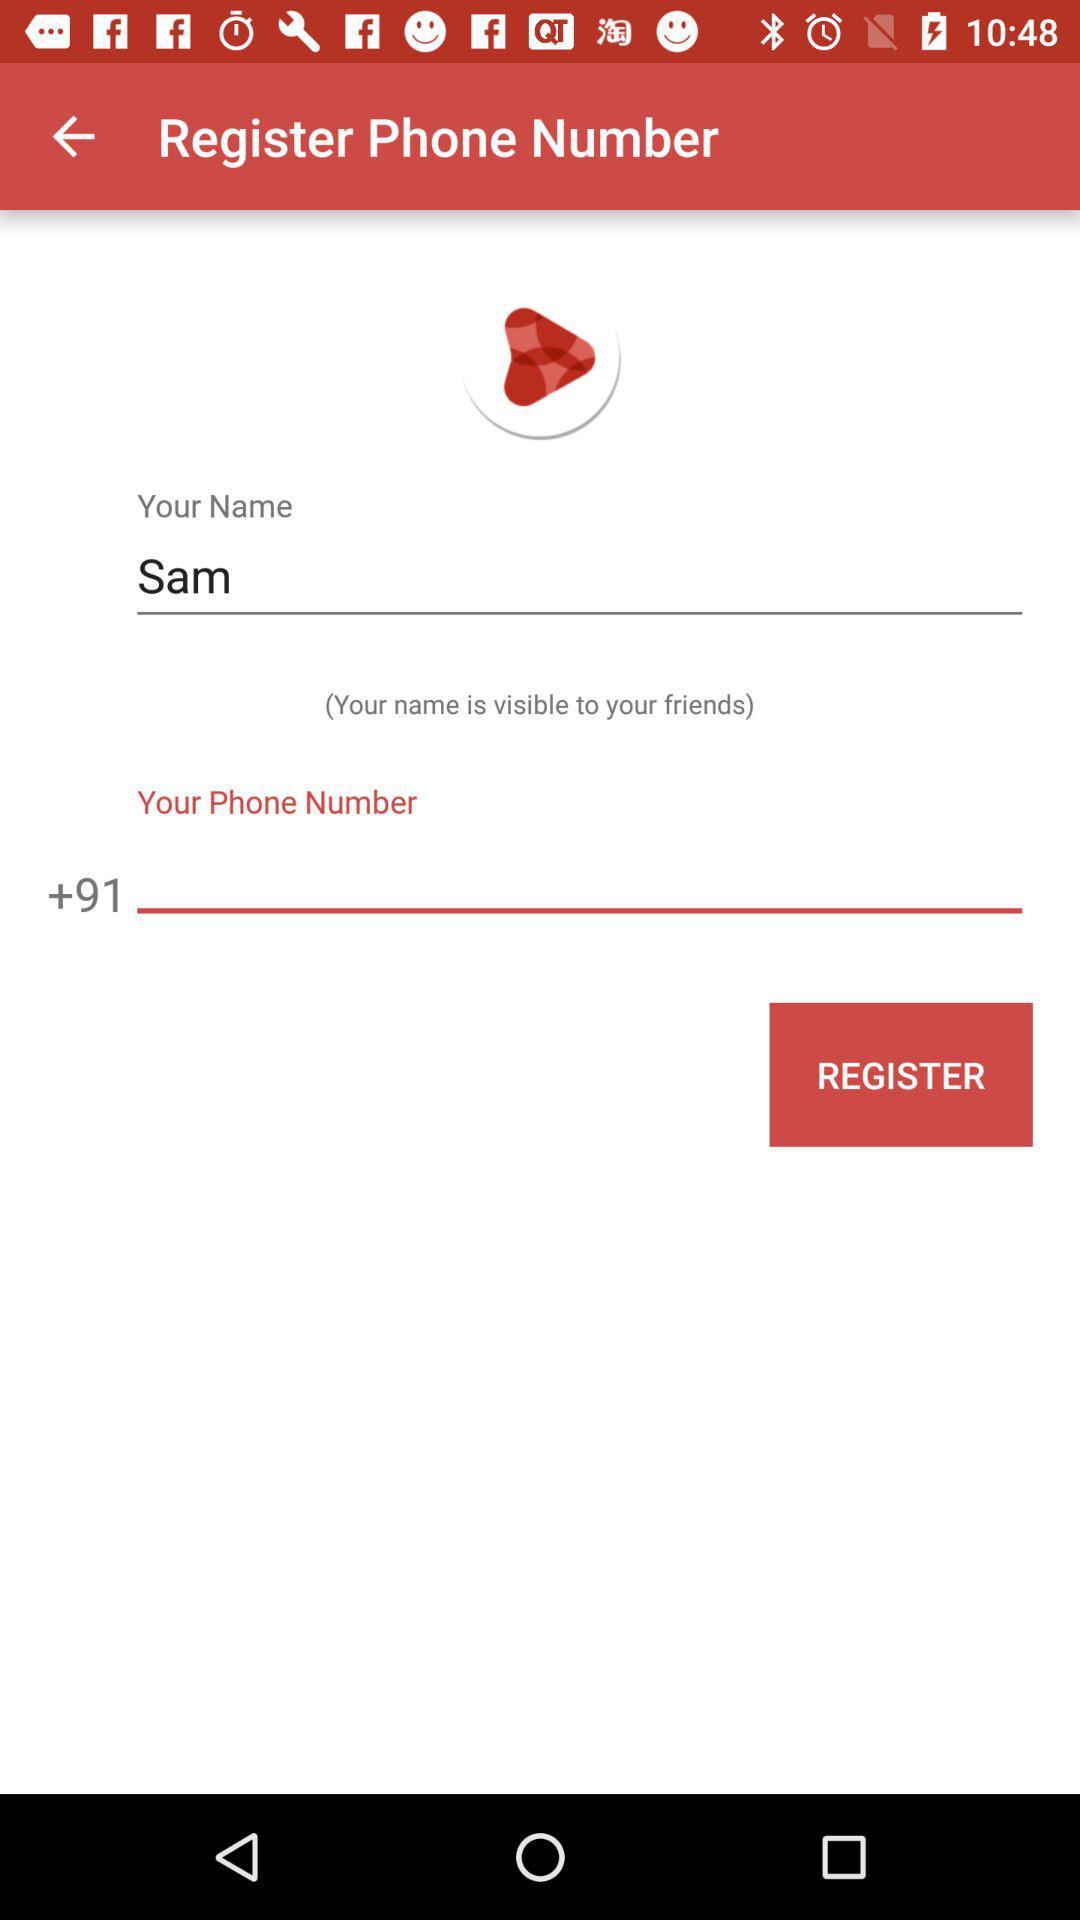 The height and width of the screenshot is (1920, 1080). Describe the element at coordinates (579, 872) in the screenshot. I see `icon above register` at that location.